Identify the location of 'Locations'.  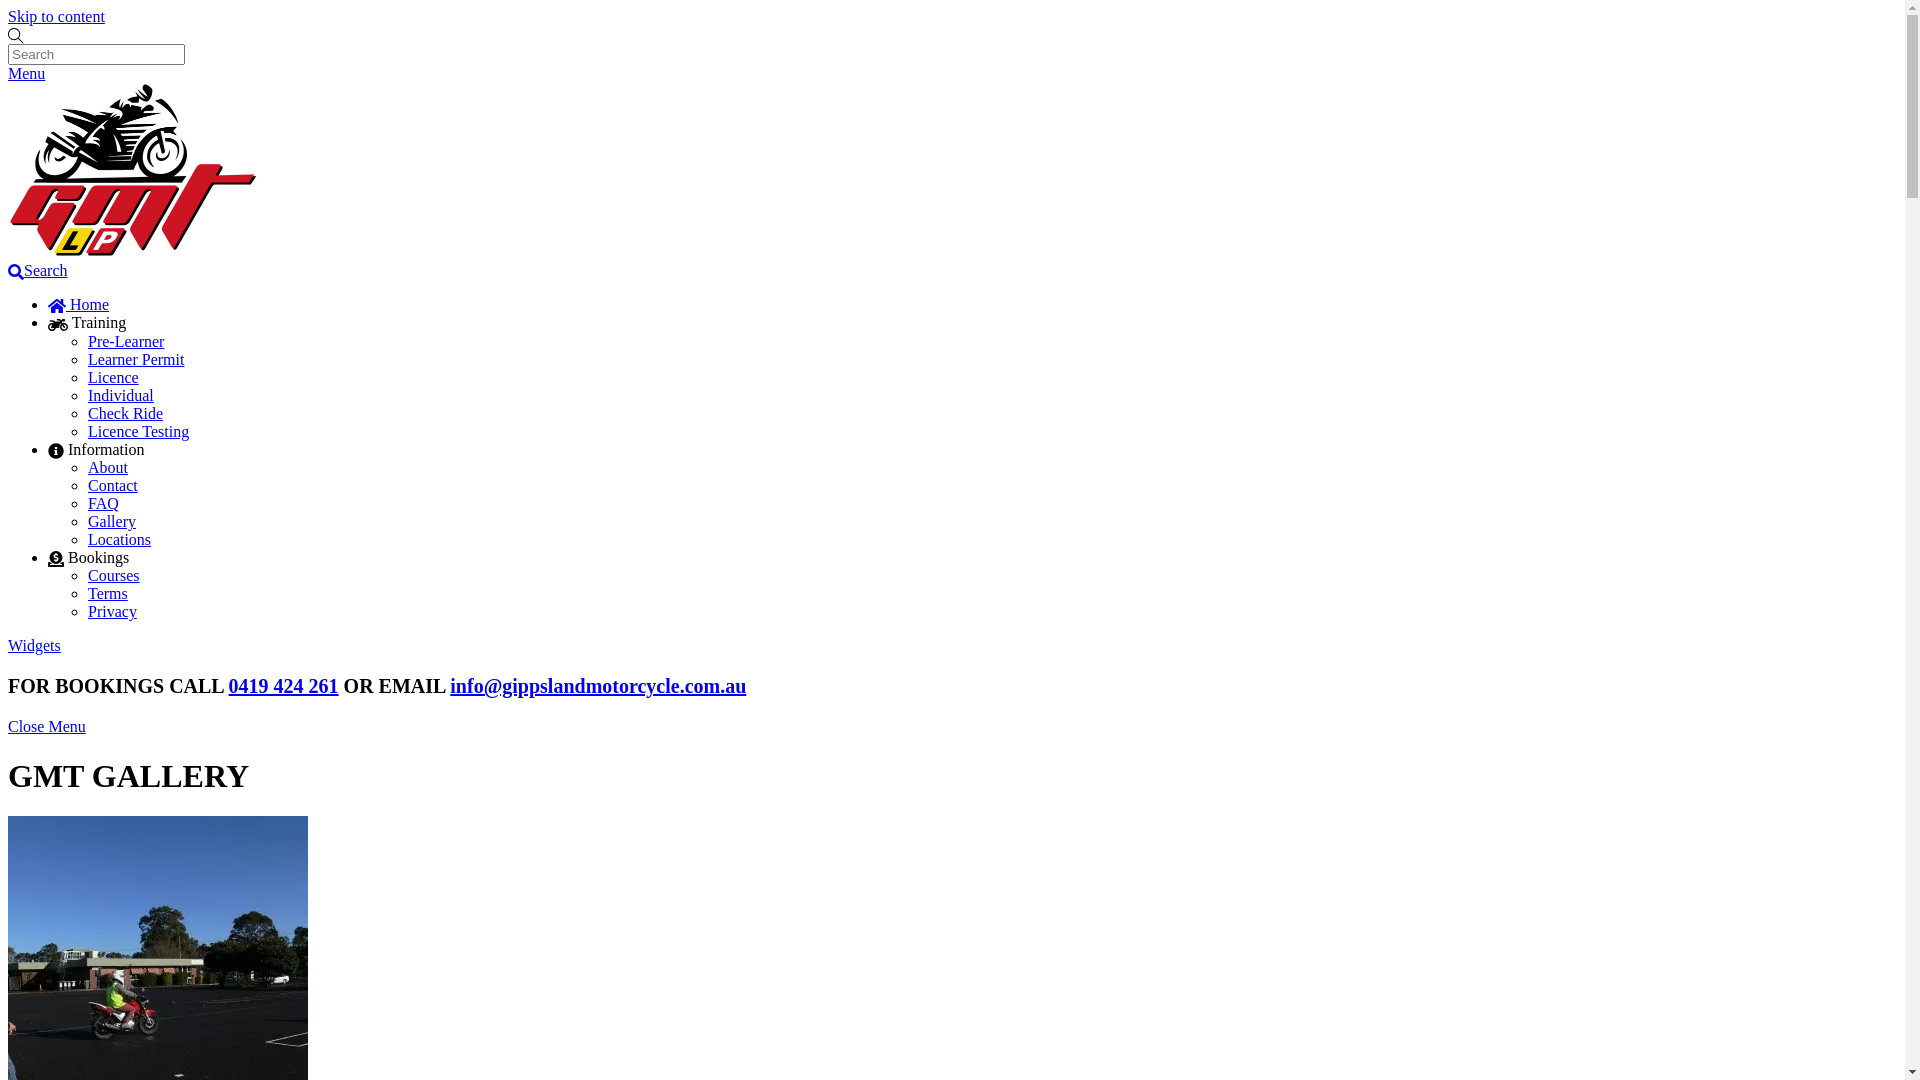
(86, 538).